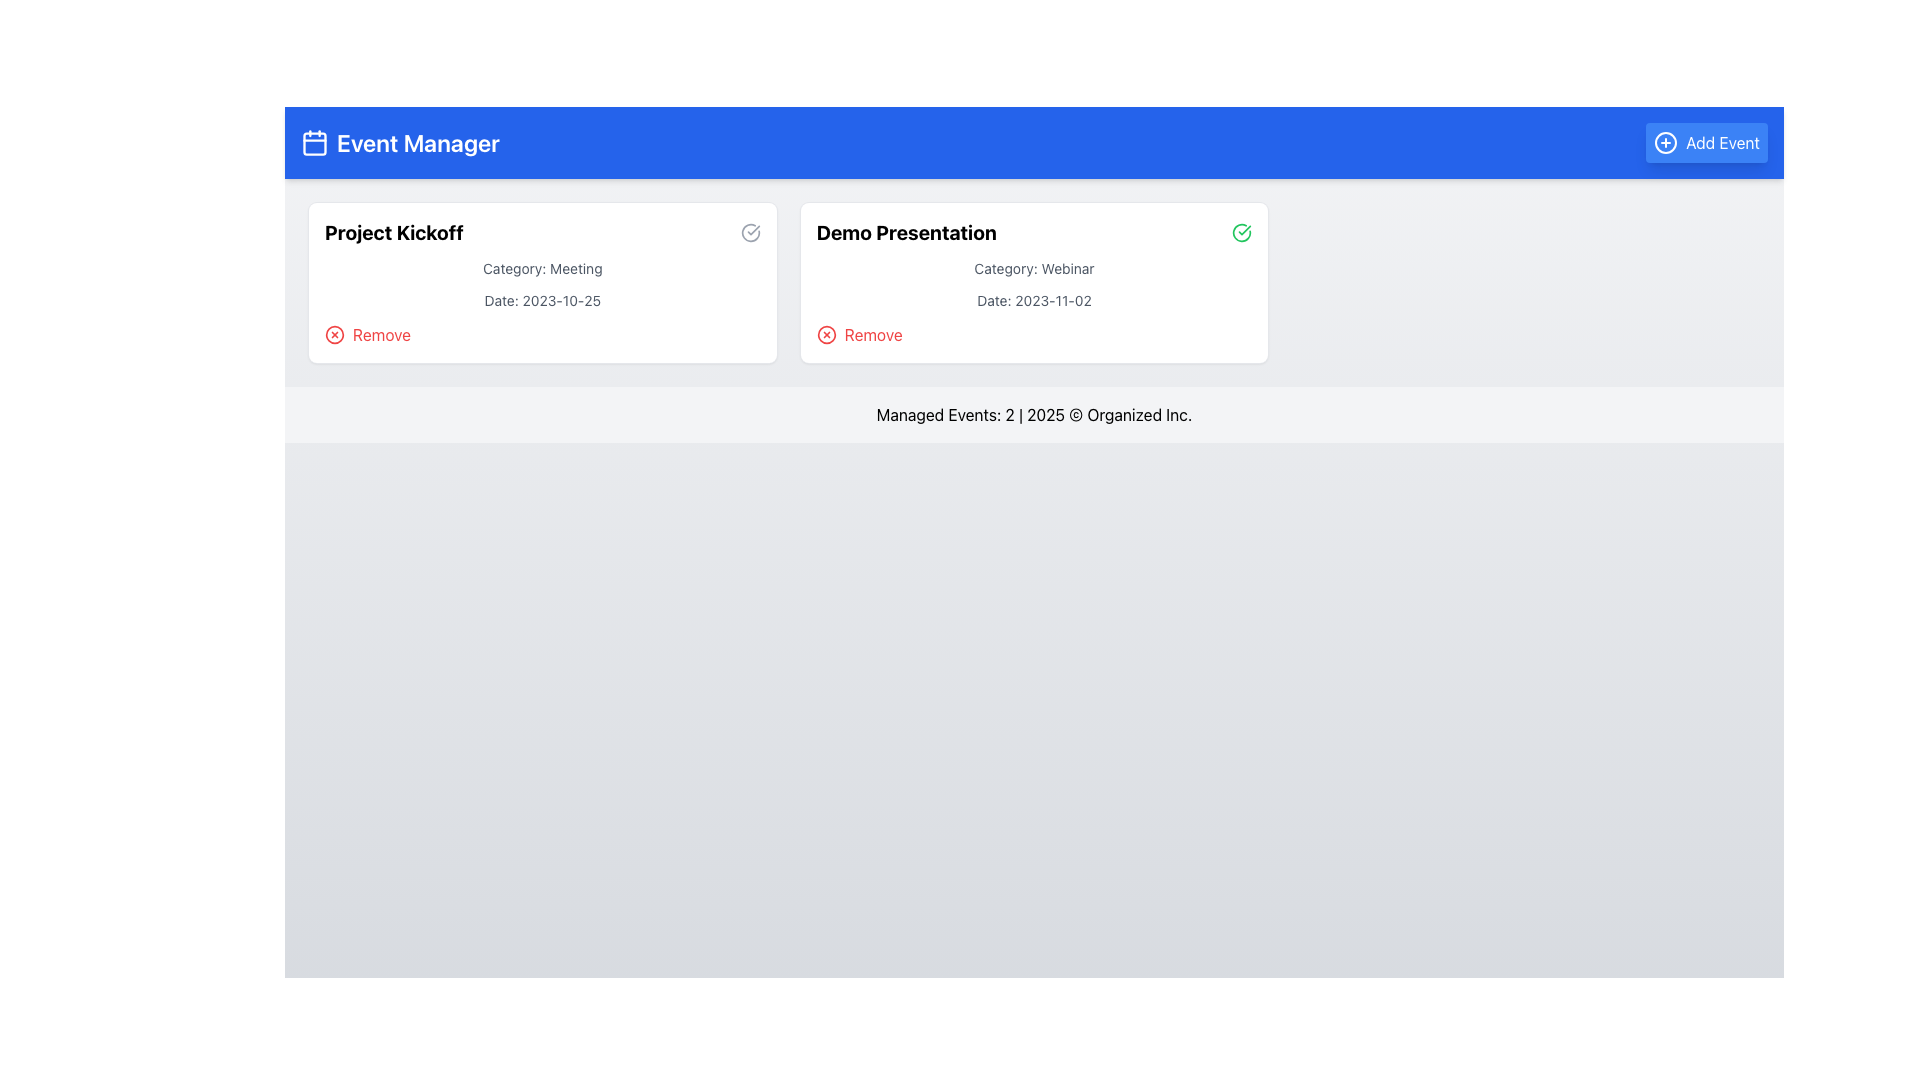  What do you see at coordinates (1666, 141) in the screenshot?
I see `the circle icon with a '+' sign inside, located adjacent to the 'Add Event' button in the top right corner of the interface` at bounding box center [1666, 141].